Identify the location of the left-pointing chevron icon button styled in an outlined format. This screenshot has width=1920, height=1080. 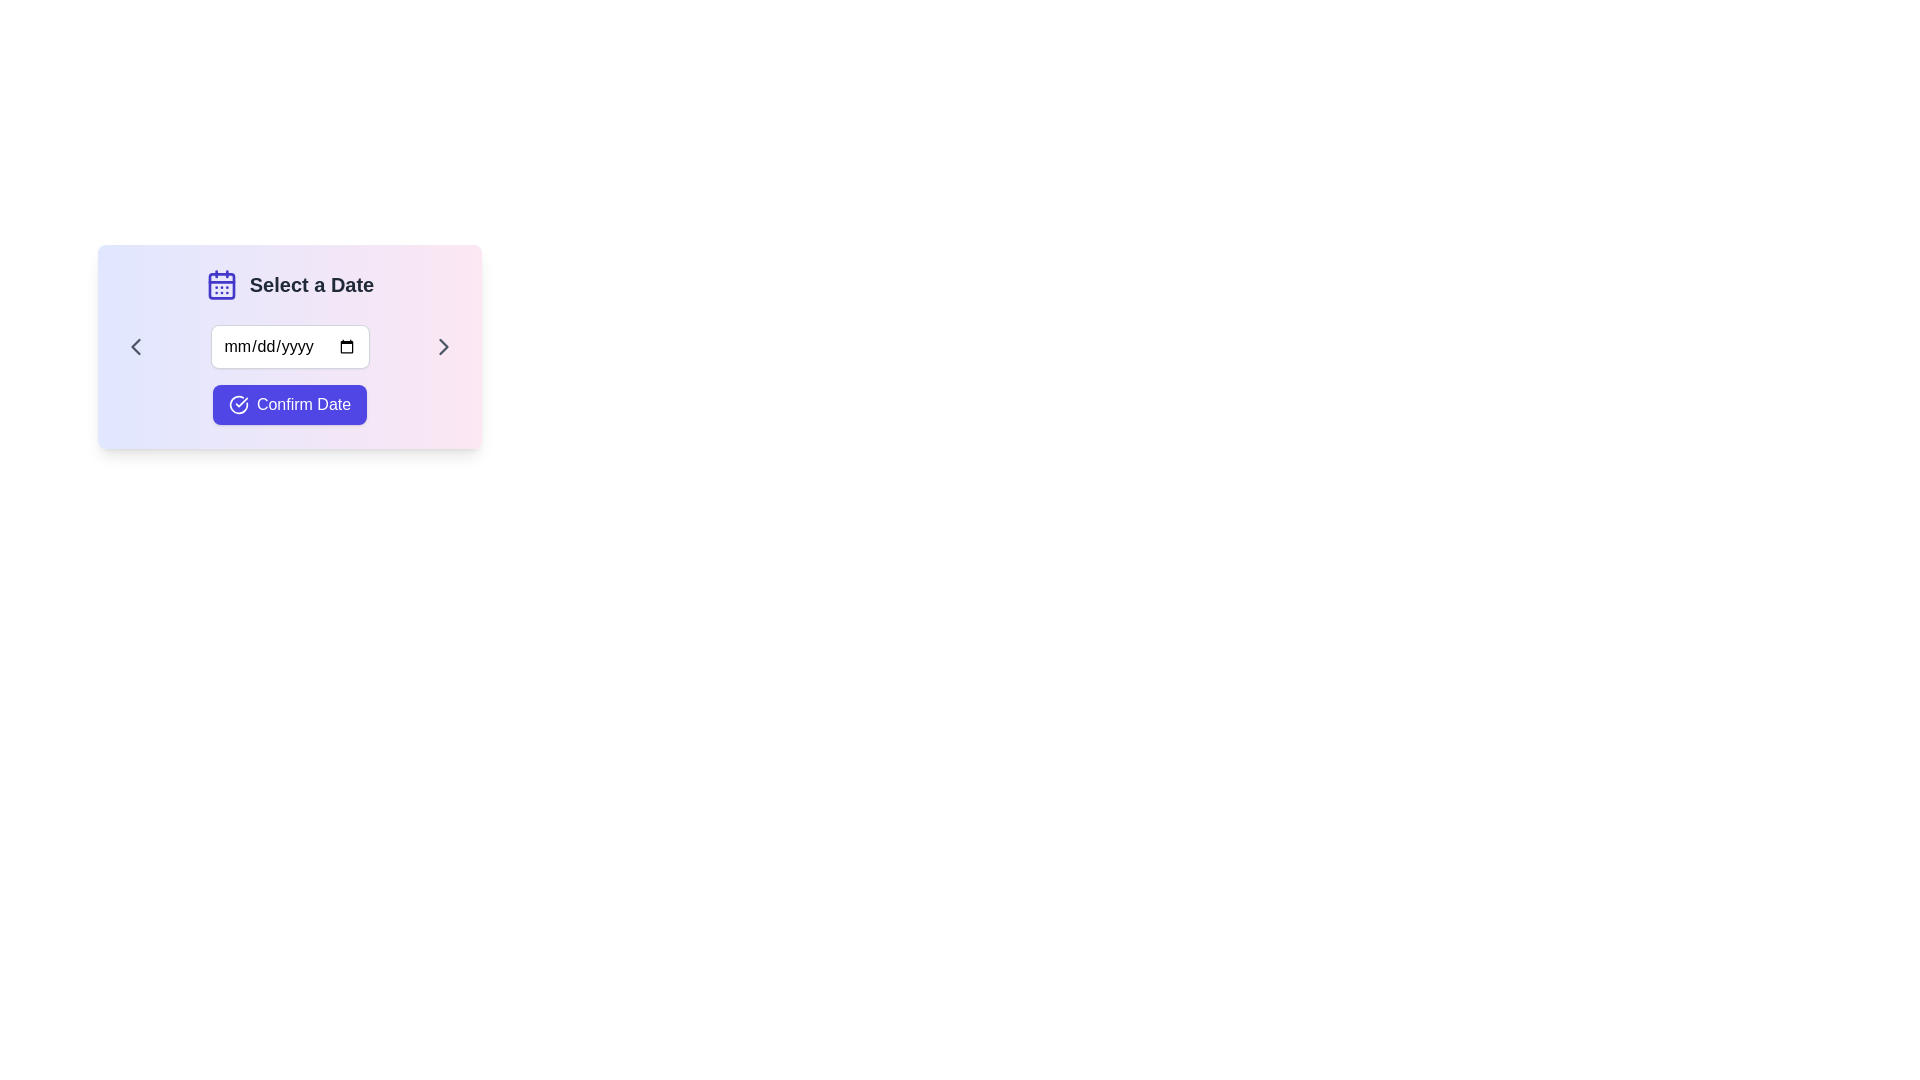
(134, 346).